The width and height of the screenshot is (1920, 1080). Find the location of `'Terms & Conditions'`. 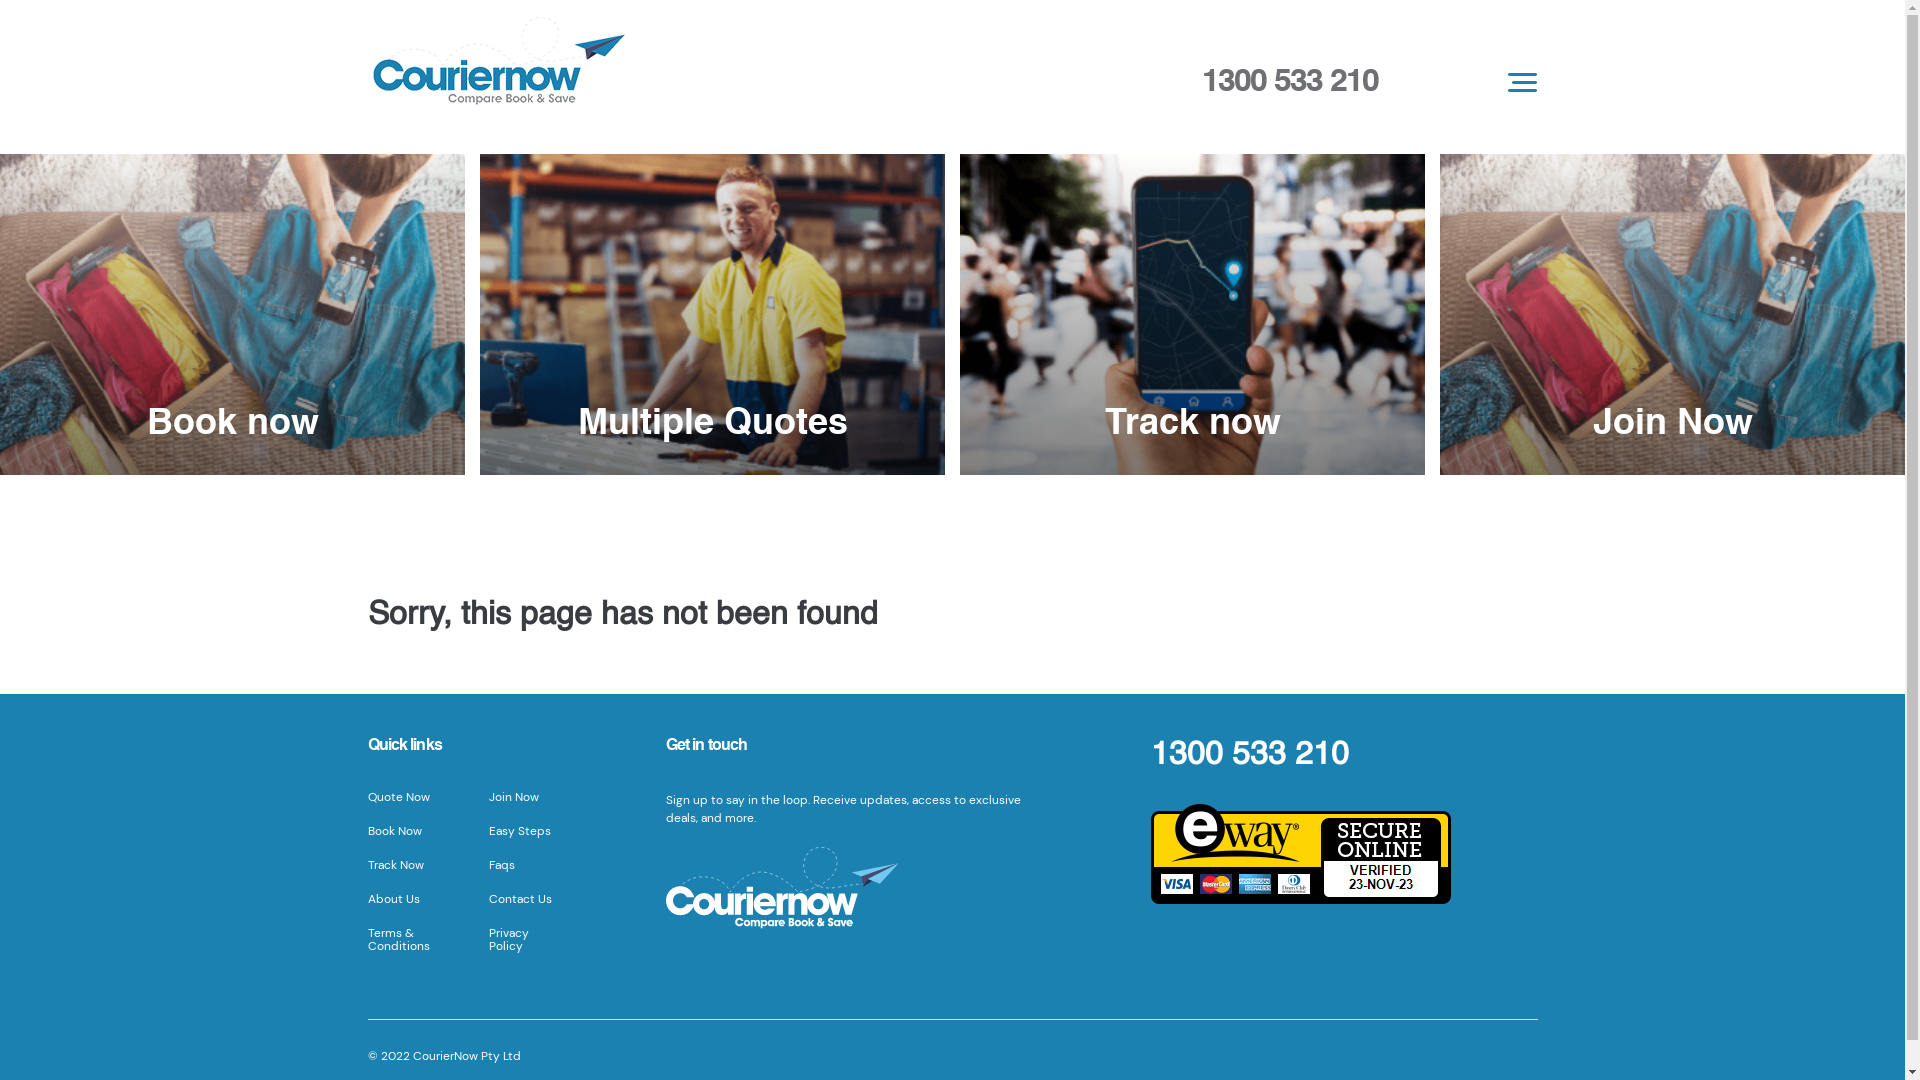

'Terms & Conditions' is located at coordinates (398, 940).